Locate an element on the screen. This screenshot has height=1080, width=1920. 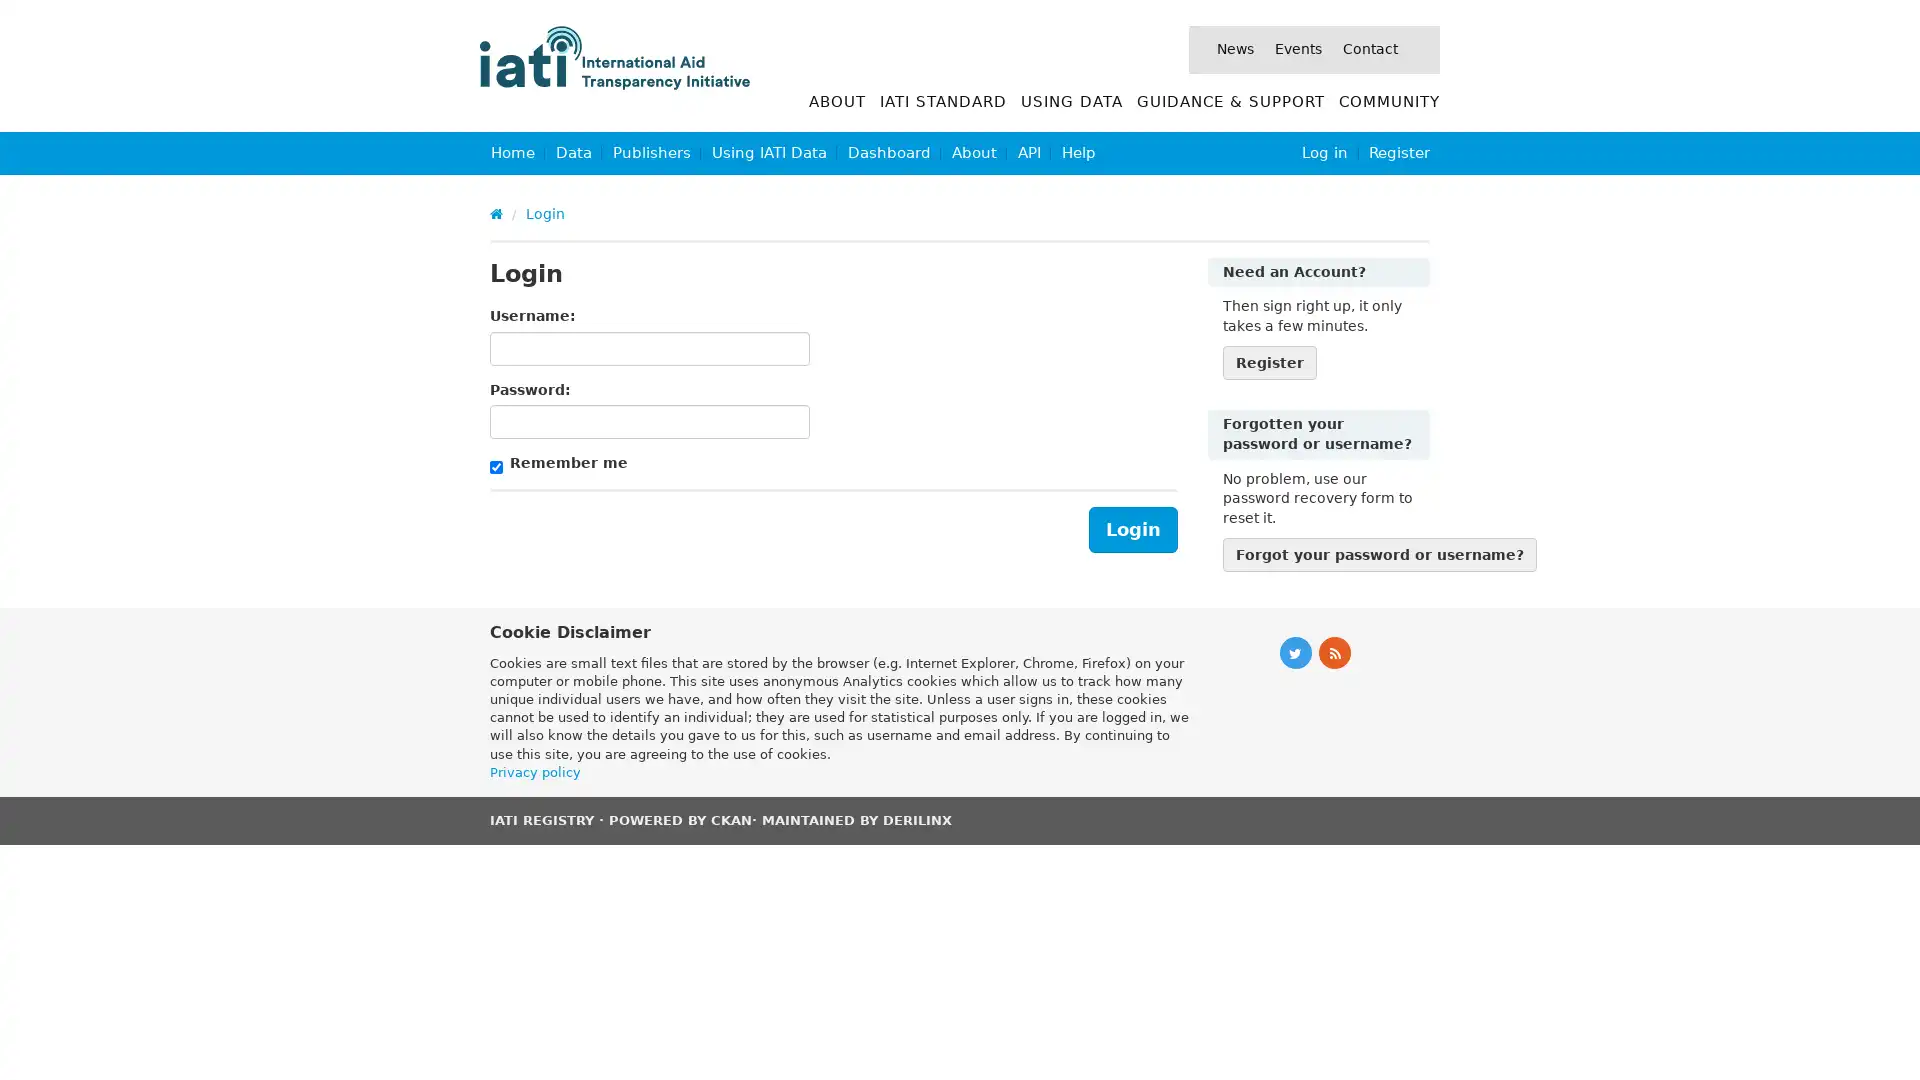
Login is located at coordinates (1133, 528).